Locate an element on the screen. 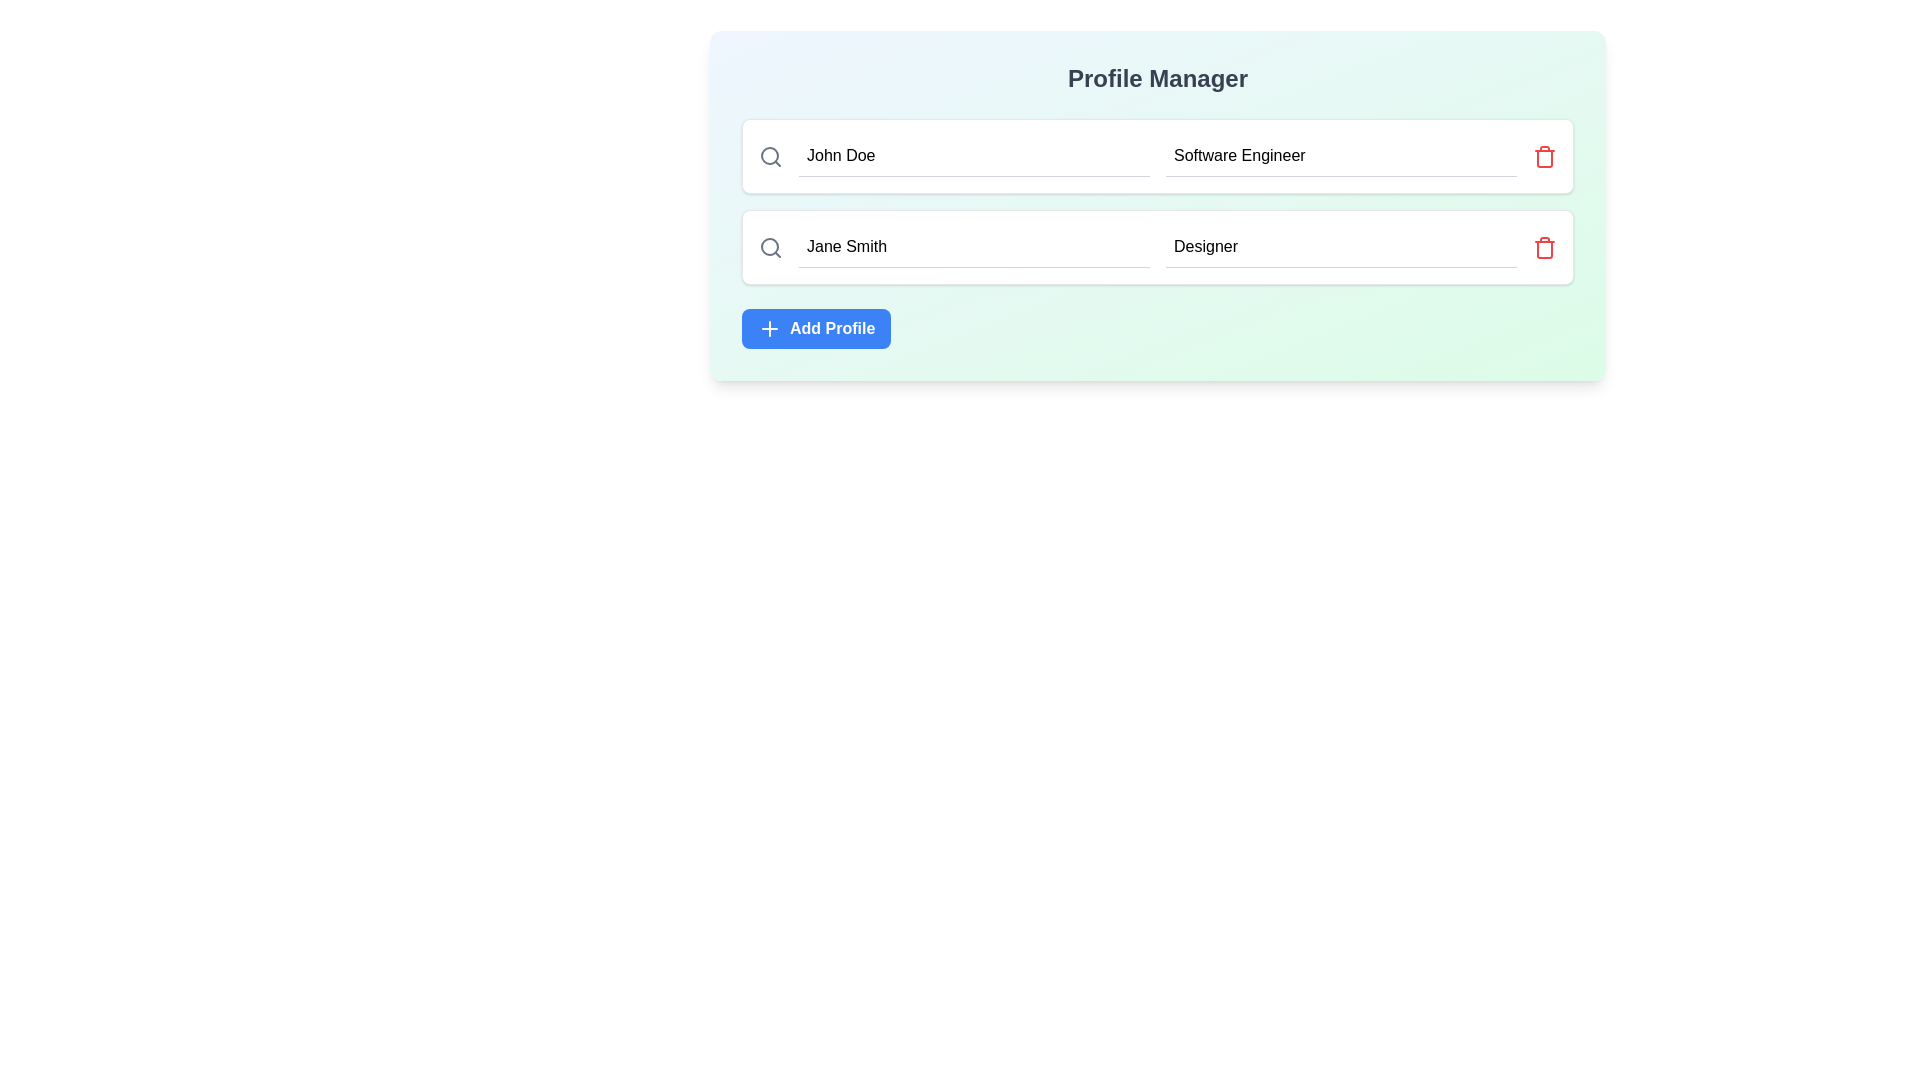 The height and width of the screenshot is (1080, 1920). SVG properties of the circular icon resembling a magnifying glass located in the second input field of the profile manager form, next to the 'Jane Smith' text is located at coordinates (768, 245).